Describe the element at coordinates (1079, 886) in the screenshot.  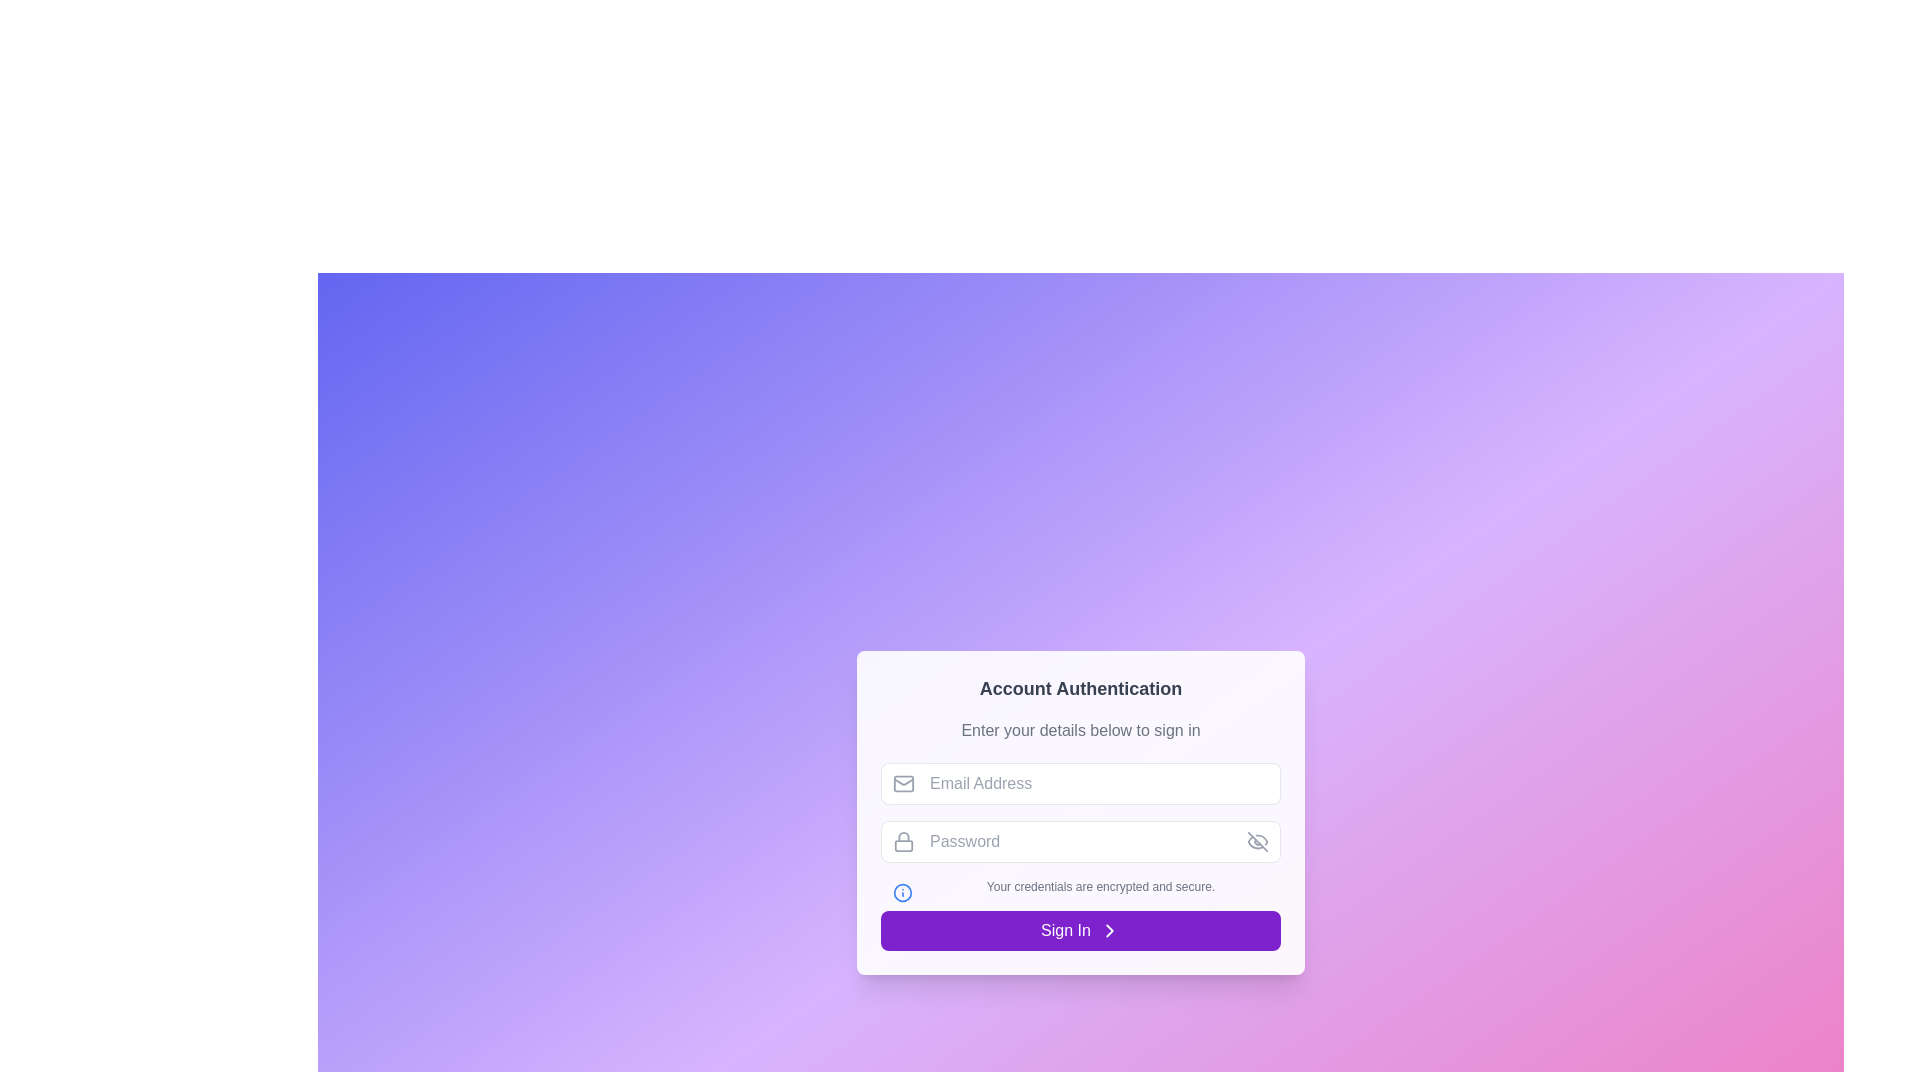
I see `security assurance message displayed beneath the password field, above the 'Sign In' button in the authentication form` at that location.